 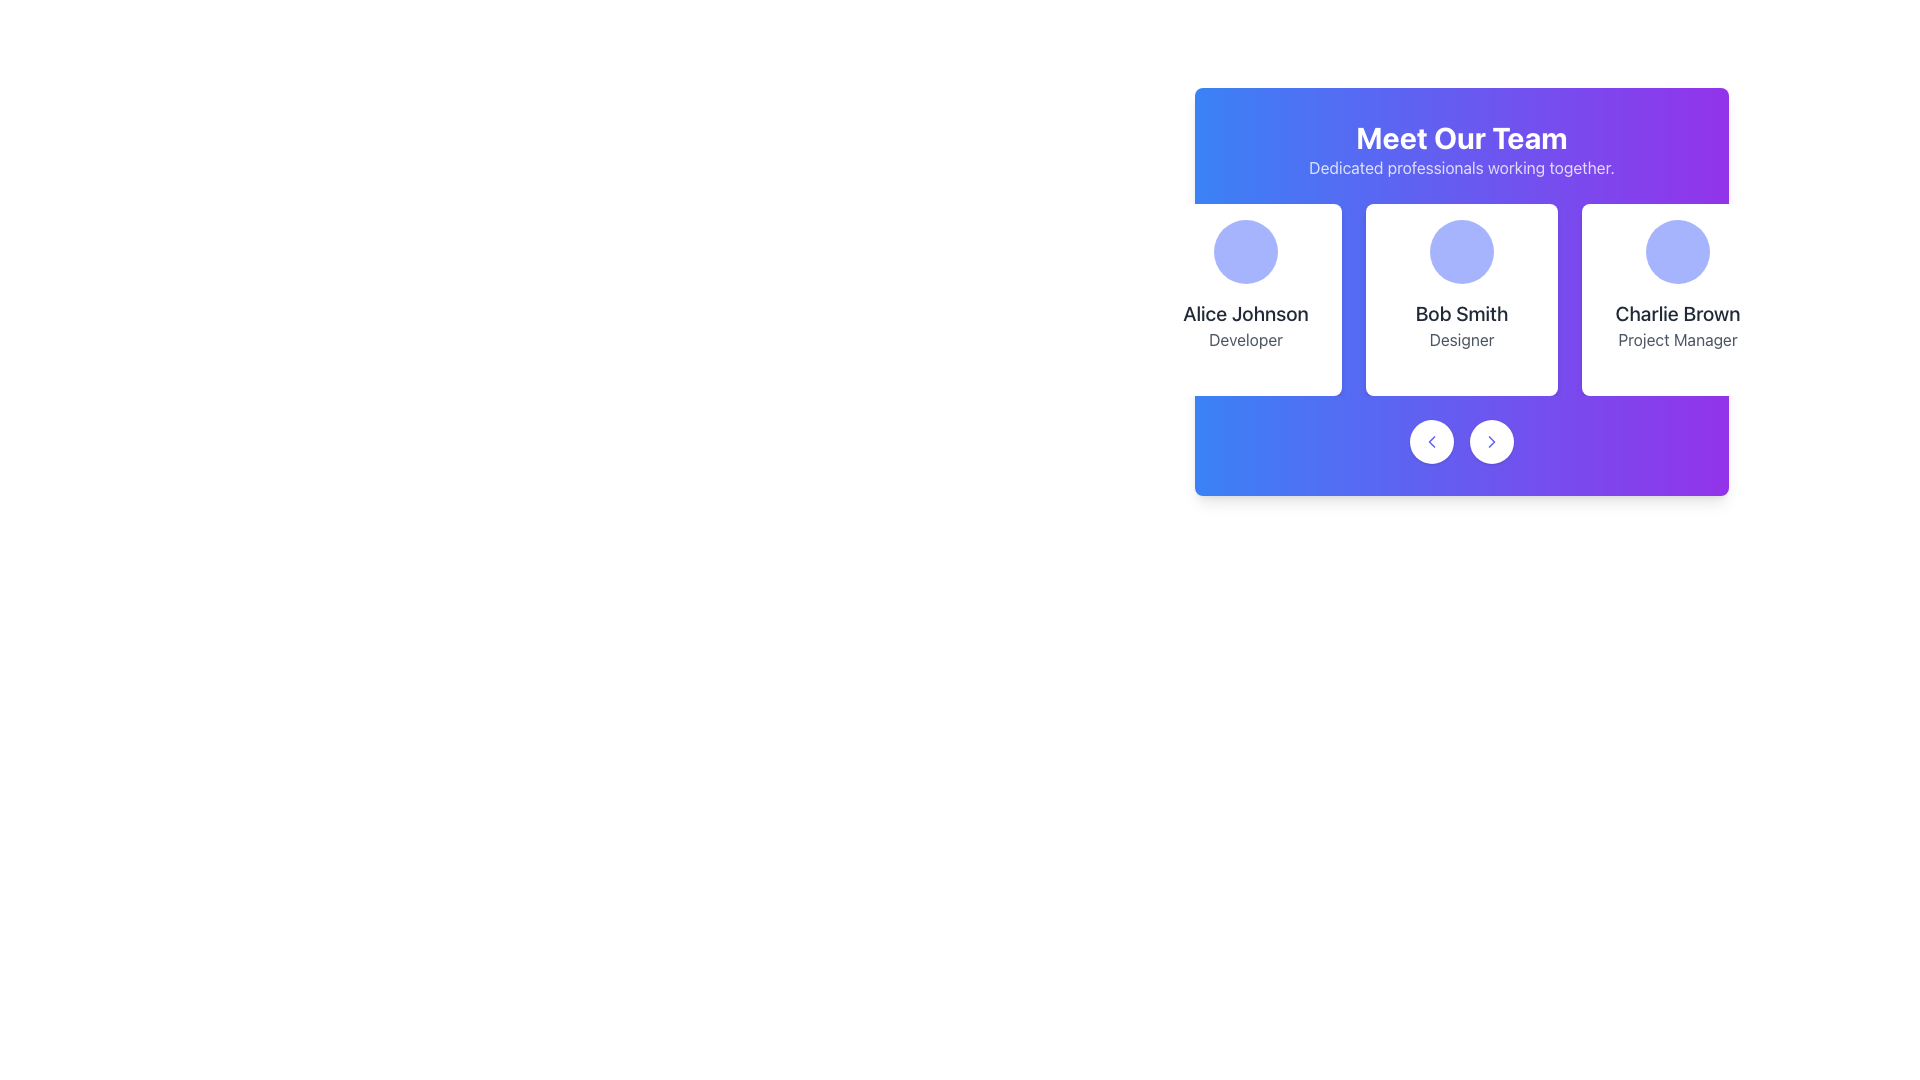 I want to click on the left navigation SVG icon located within the circular button at the bottom center of the purple gradient section beneath the team cards, so click(x=1430, y=441).